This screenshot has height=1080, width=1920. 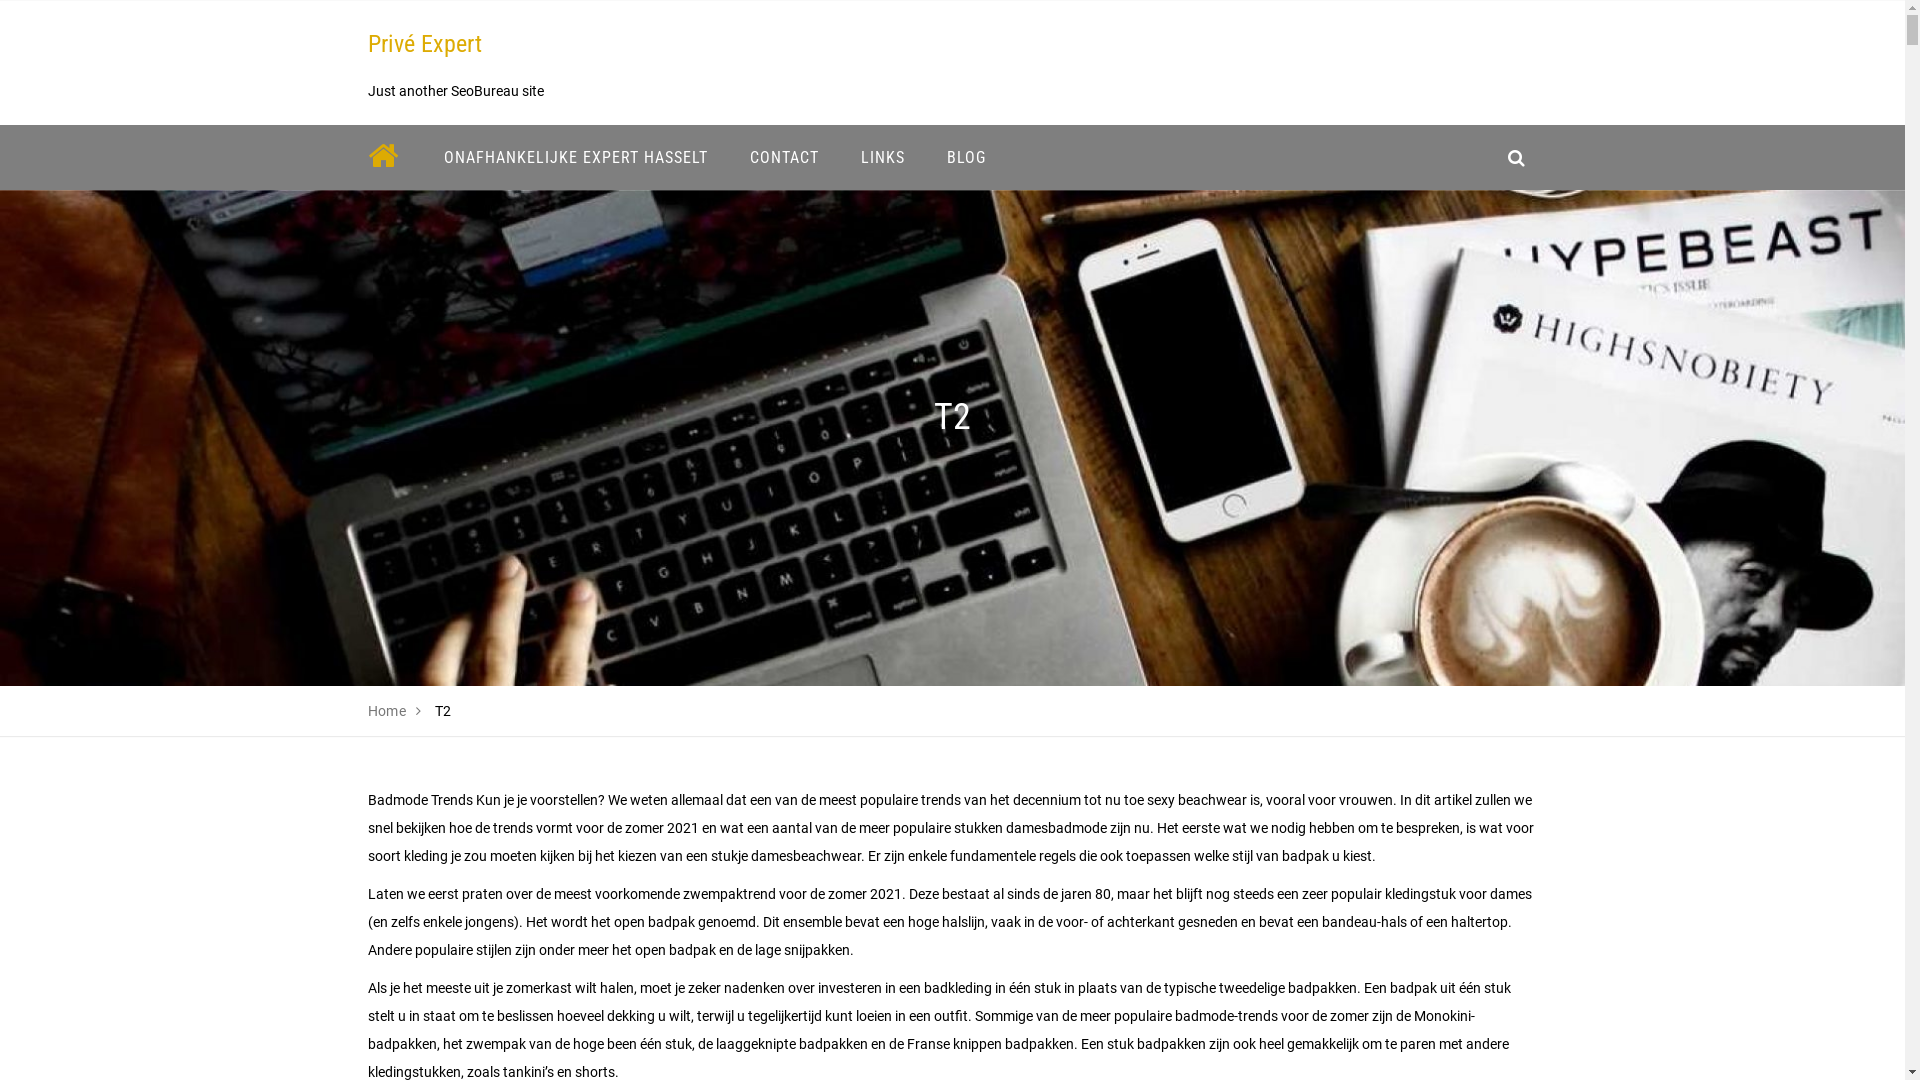 What do you see at coordinates (1493, 156) in the screenshot?
I see `'search_icon'` at bounding box center [1493, 156].